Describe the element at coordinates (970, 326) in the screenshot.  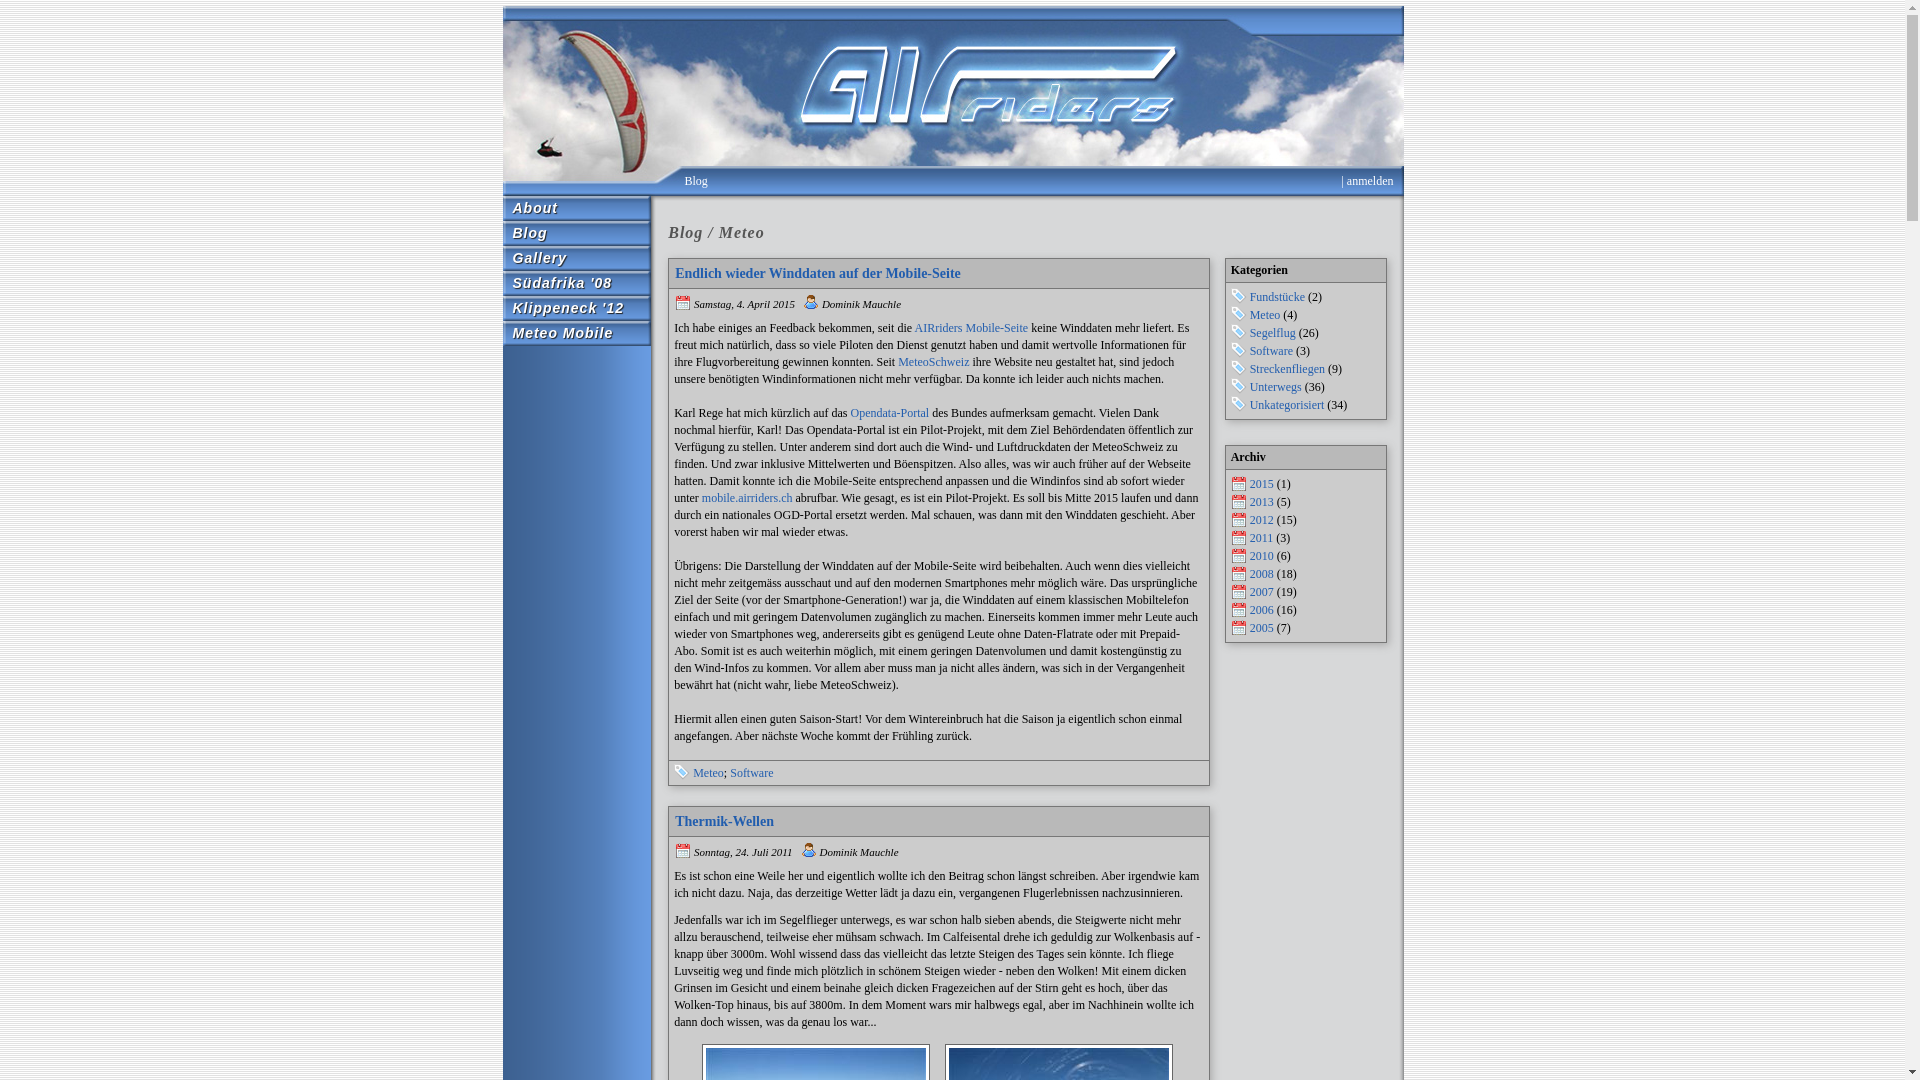
I see `'AIRriders Mobile-Seite'` at that location.